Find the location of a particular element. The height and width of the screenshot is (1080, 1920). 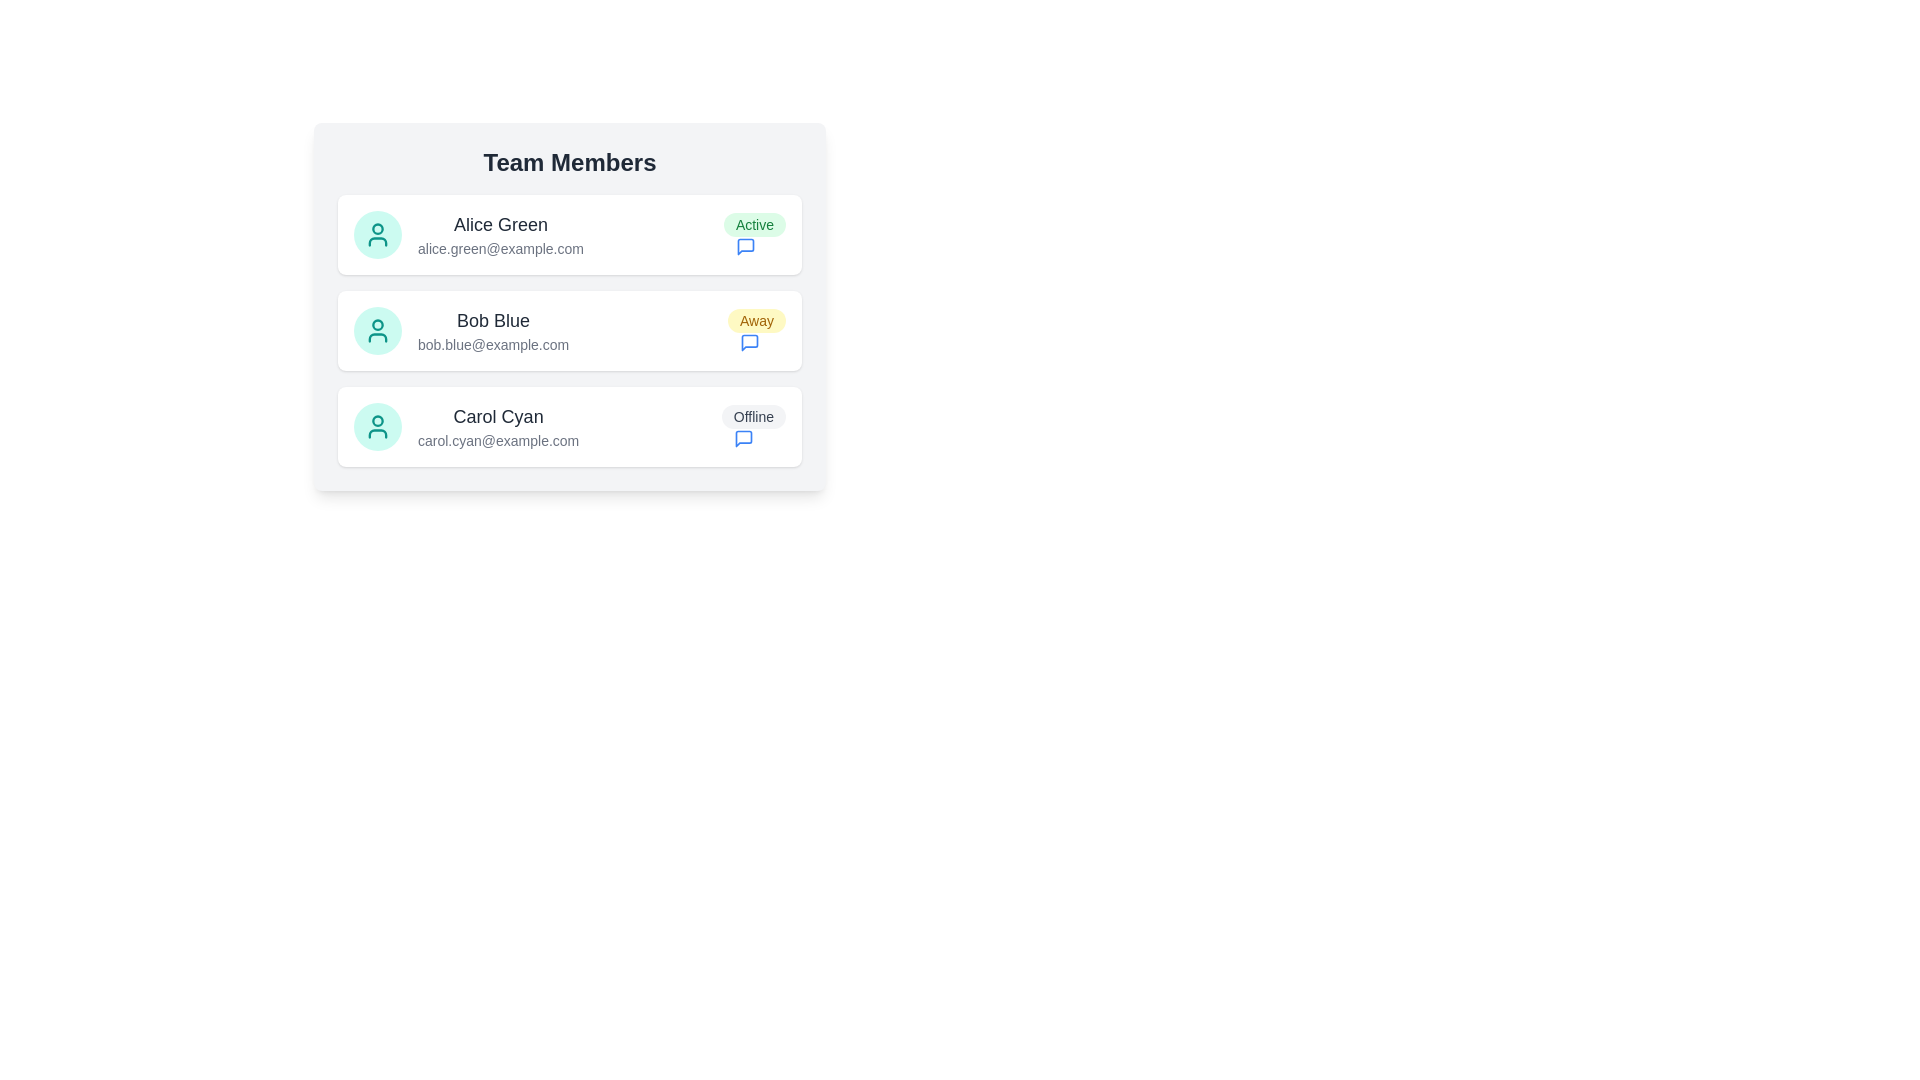

the text display identifying a team member, which includes their name and email, located in the item card under 'Team Members' is located at coordinates (500, 234).